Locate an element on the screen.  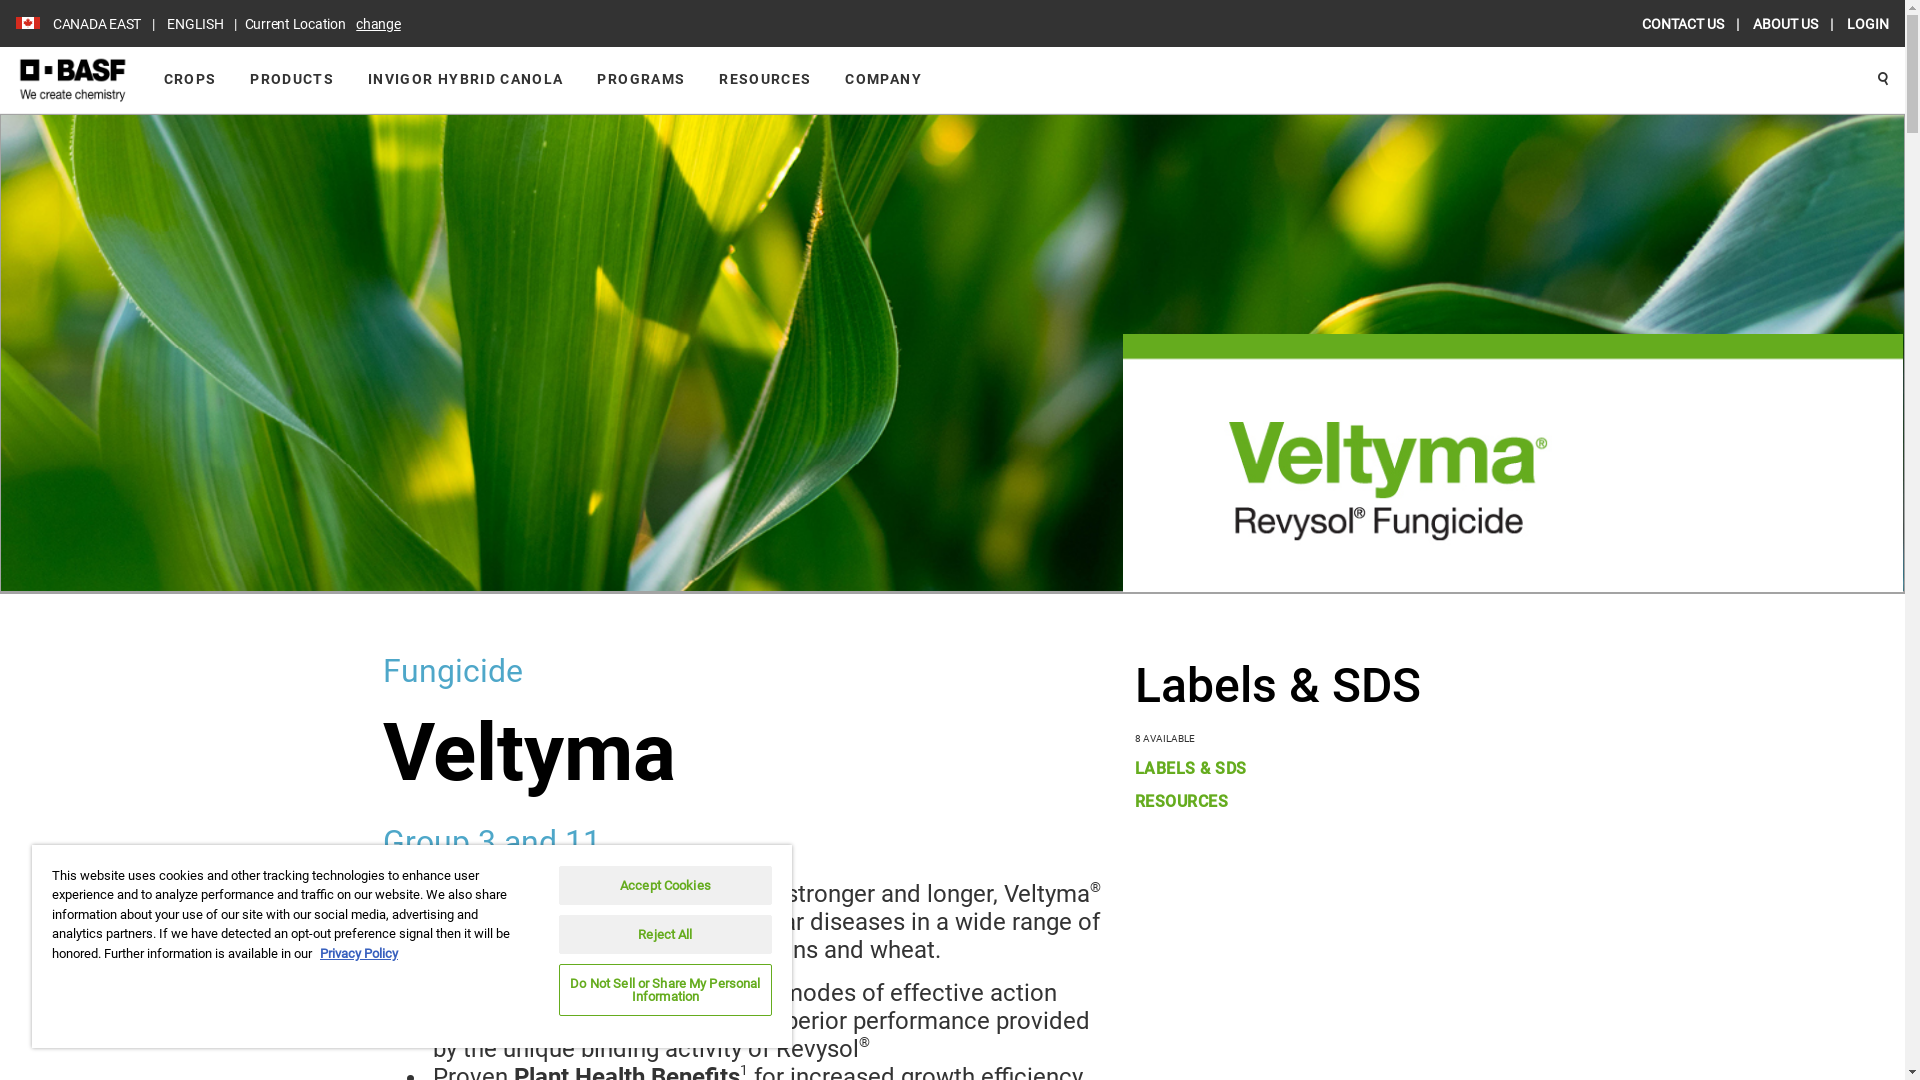
'PROGRAMS' is located at coordinates (641, 78).